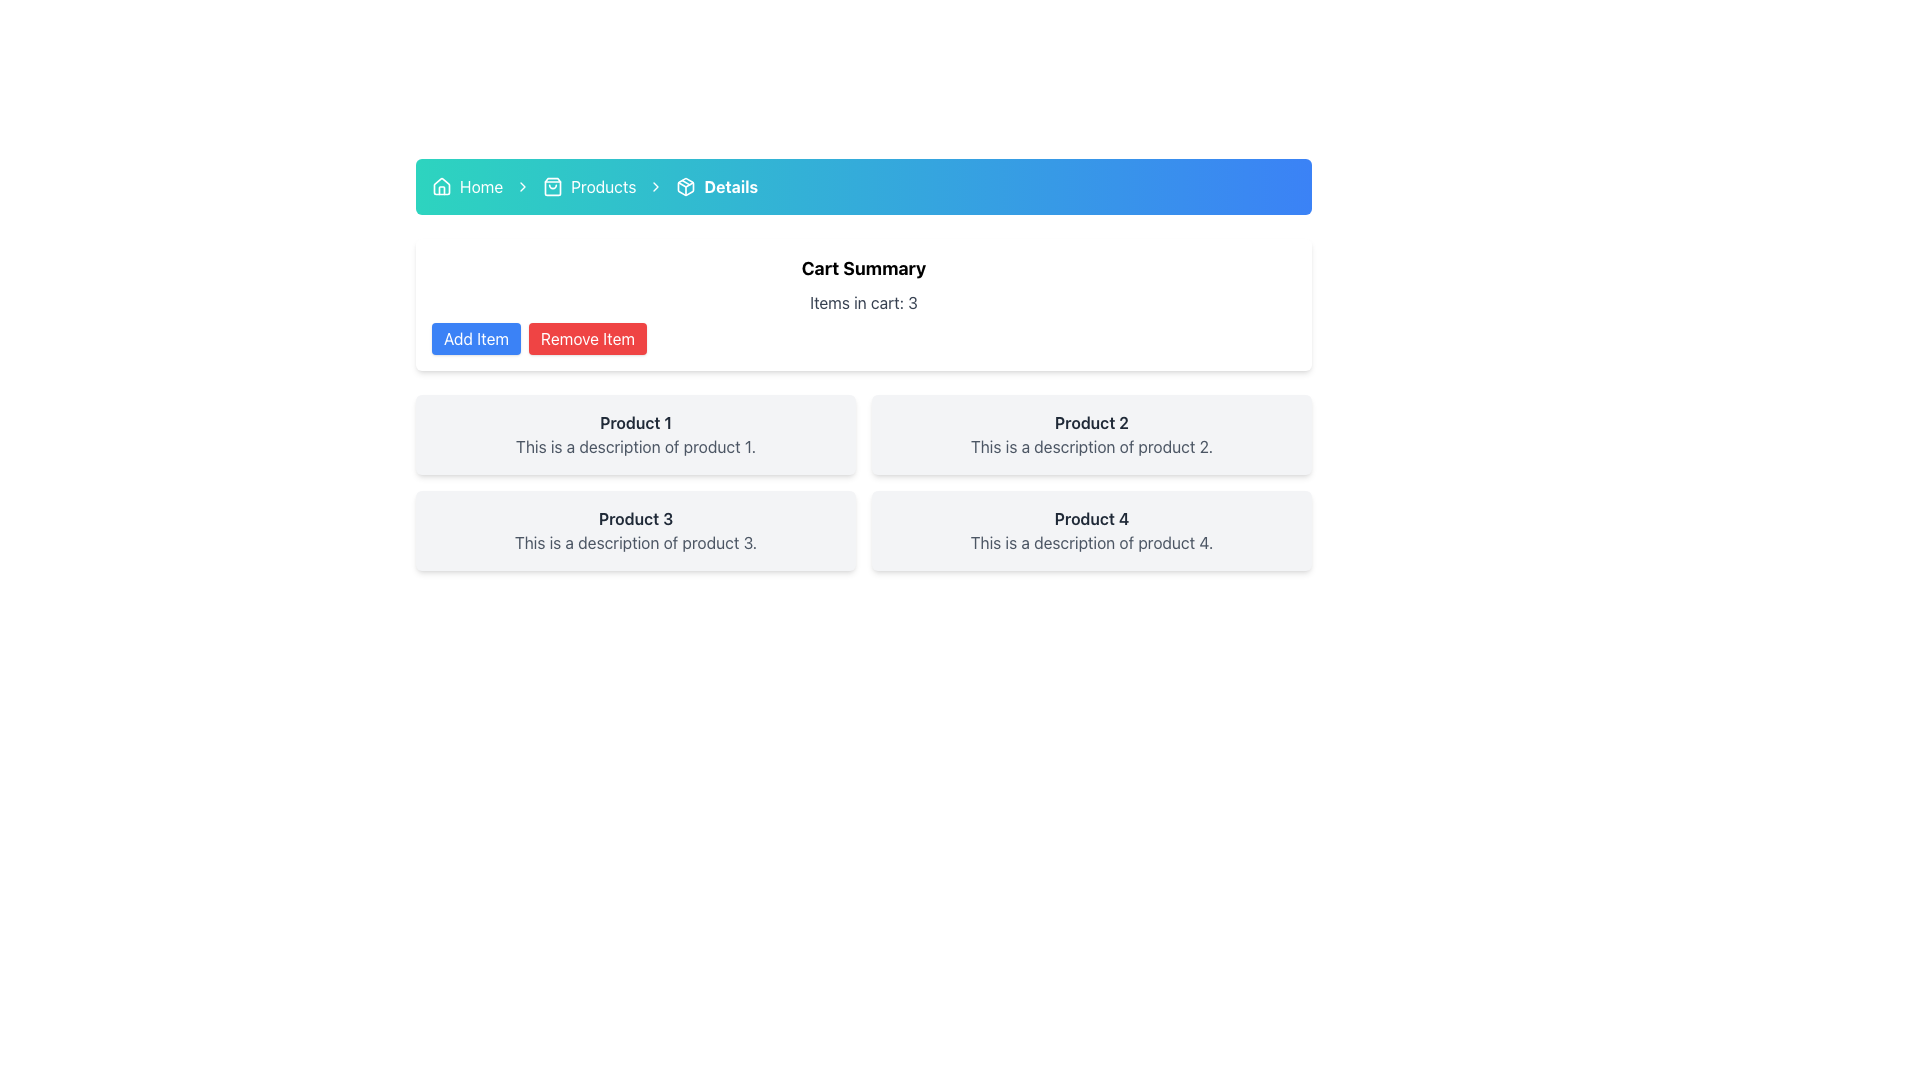 This screenshot has height=1080, width=1920. What do you see at coordinates (717, 186) in the screenshot?
I see `the 'Details' breadcrumb link in the navigation bar, which is the third element in the sequence 'Home > Products > Details'. It is styled in bold font and is located to the right of the 'Products' item` at bounding box center [717, 186].